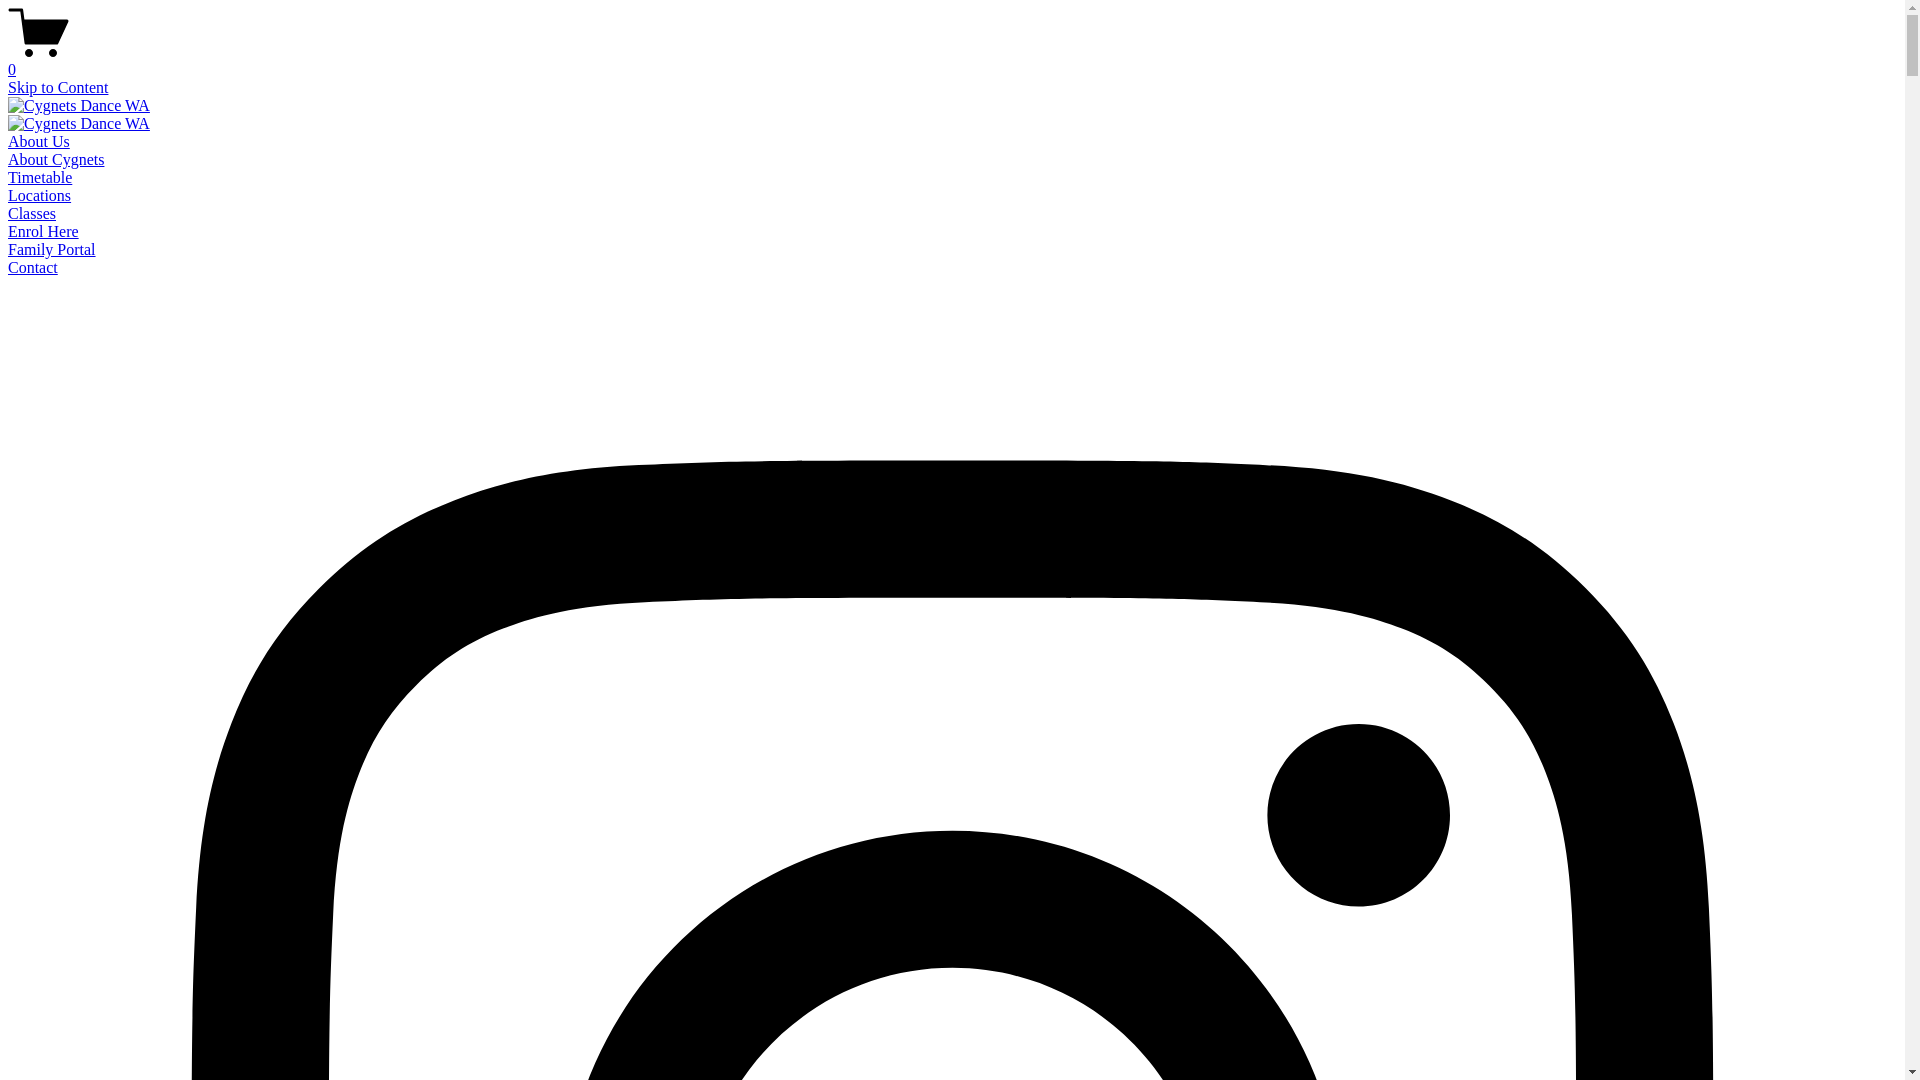 This screenshot has width=1920, height=1080. What do you see at coordinates (8, 60) in the screenshot?
I see `'0'` at bounding box center [8, 60].